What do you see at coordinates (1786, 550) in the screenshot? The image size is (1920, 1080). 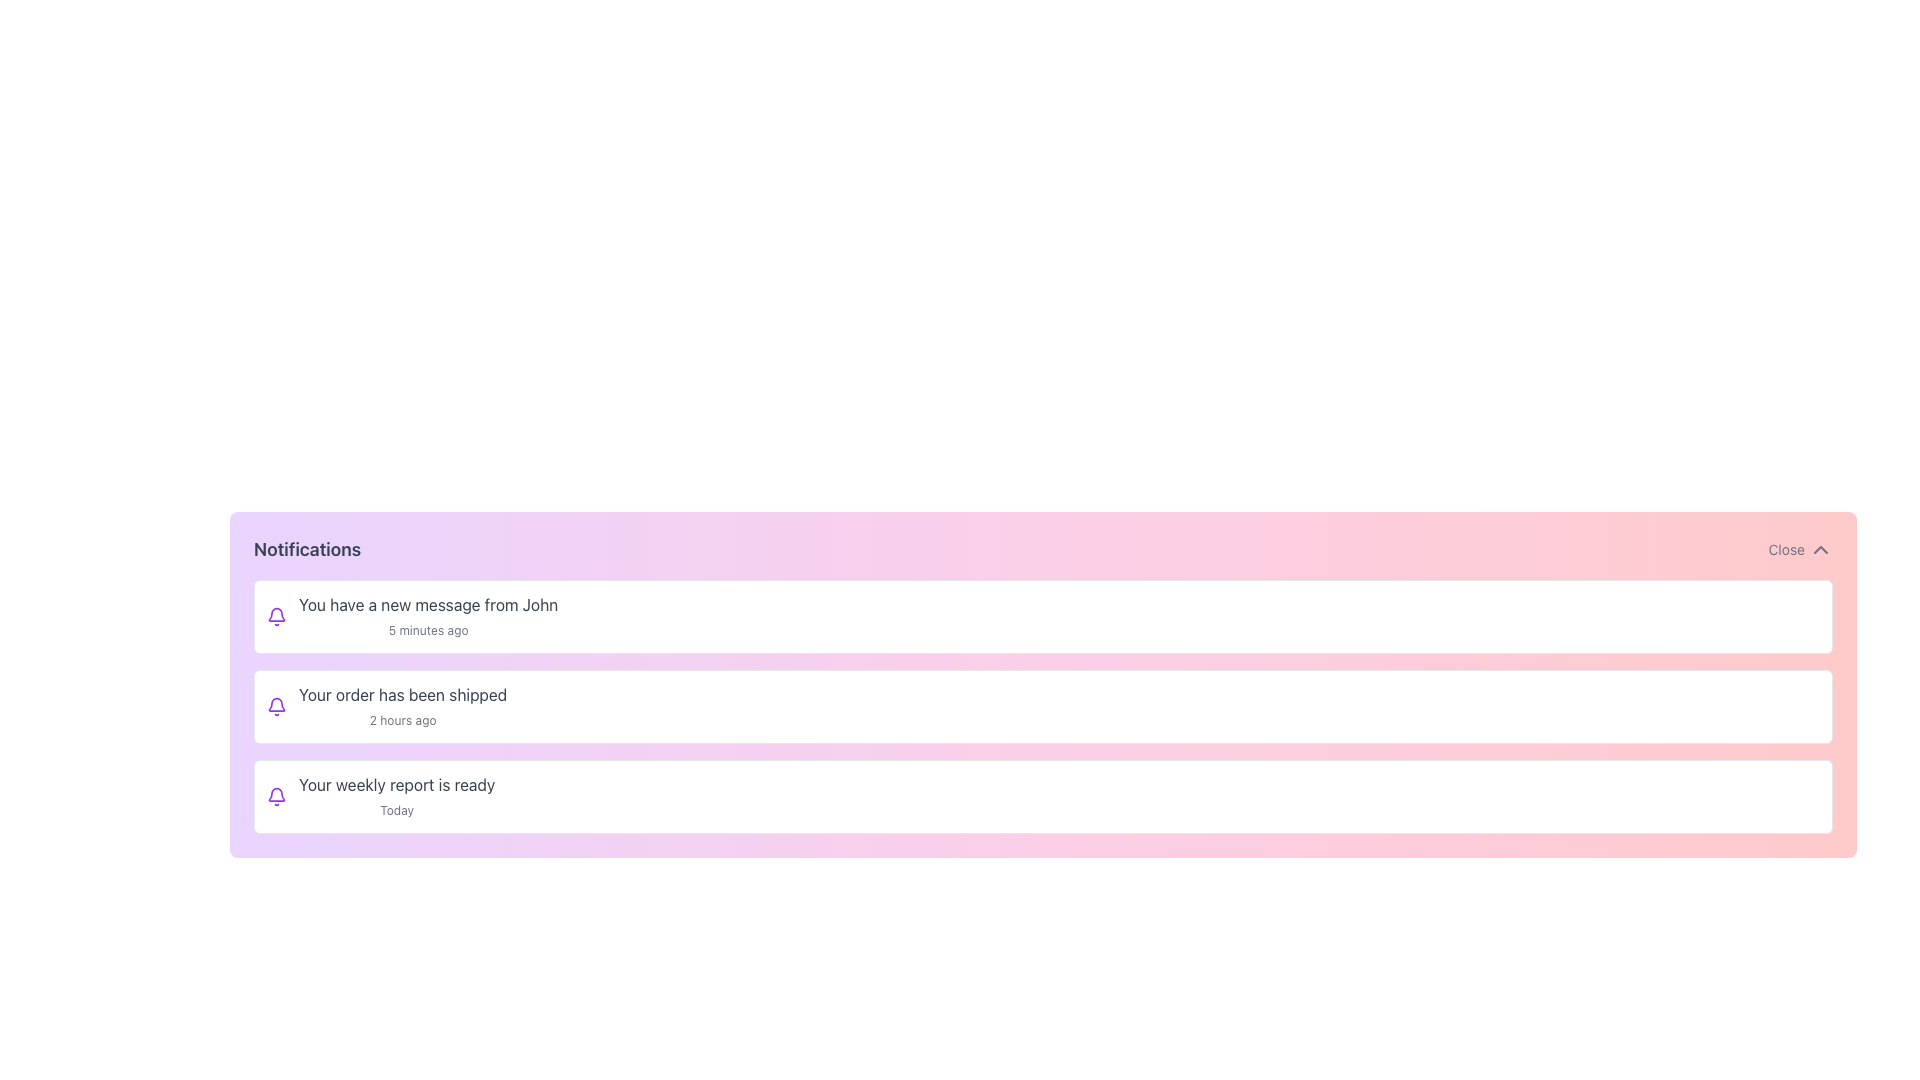 I see `the 'Close' text label located in the top-right corner of the notification panel, which indicates a dismiss action for the panel` at bounding box center [1786, 550].